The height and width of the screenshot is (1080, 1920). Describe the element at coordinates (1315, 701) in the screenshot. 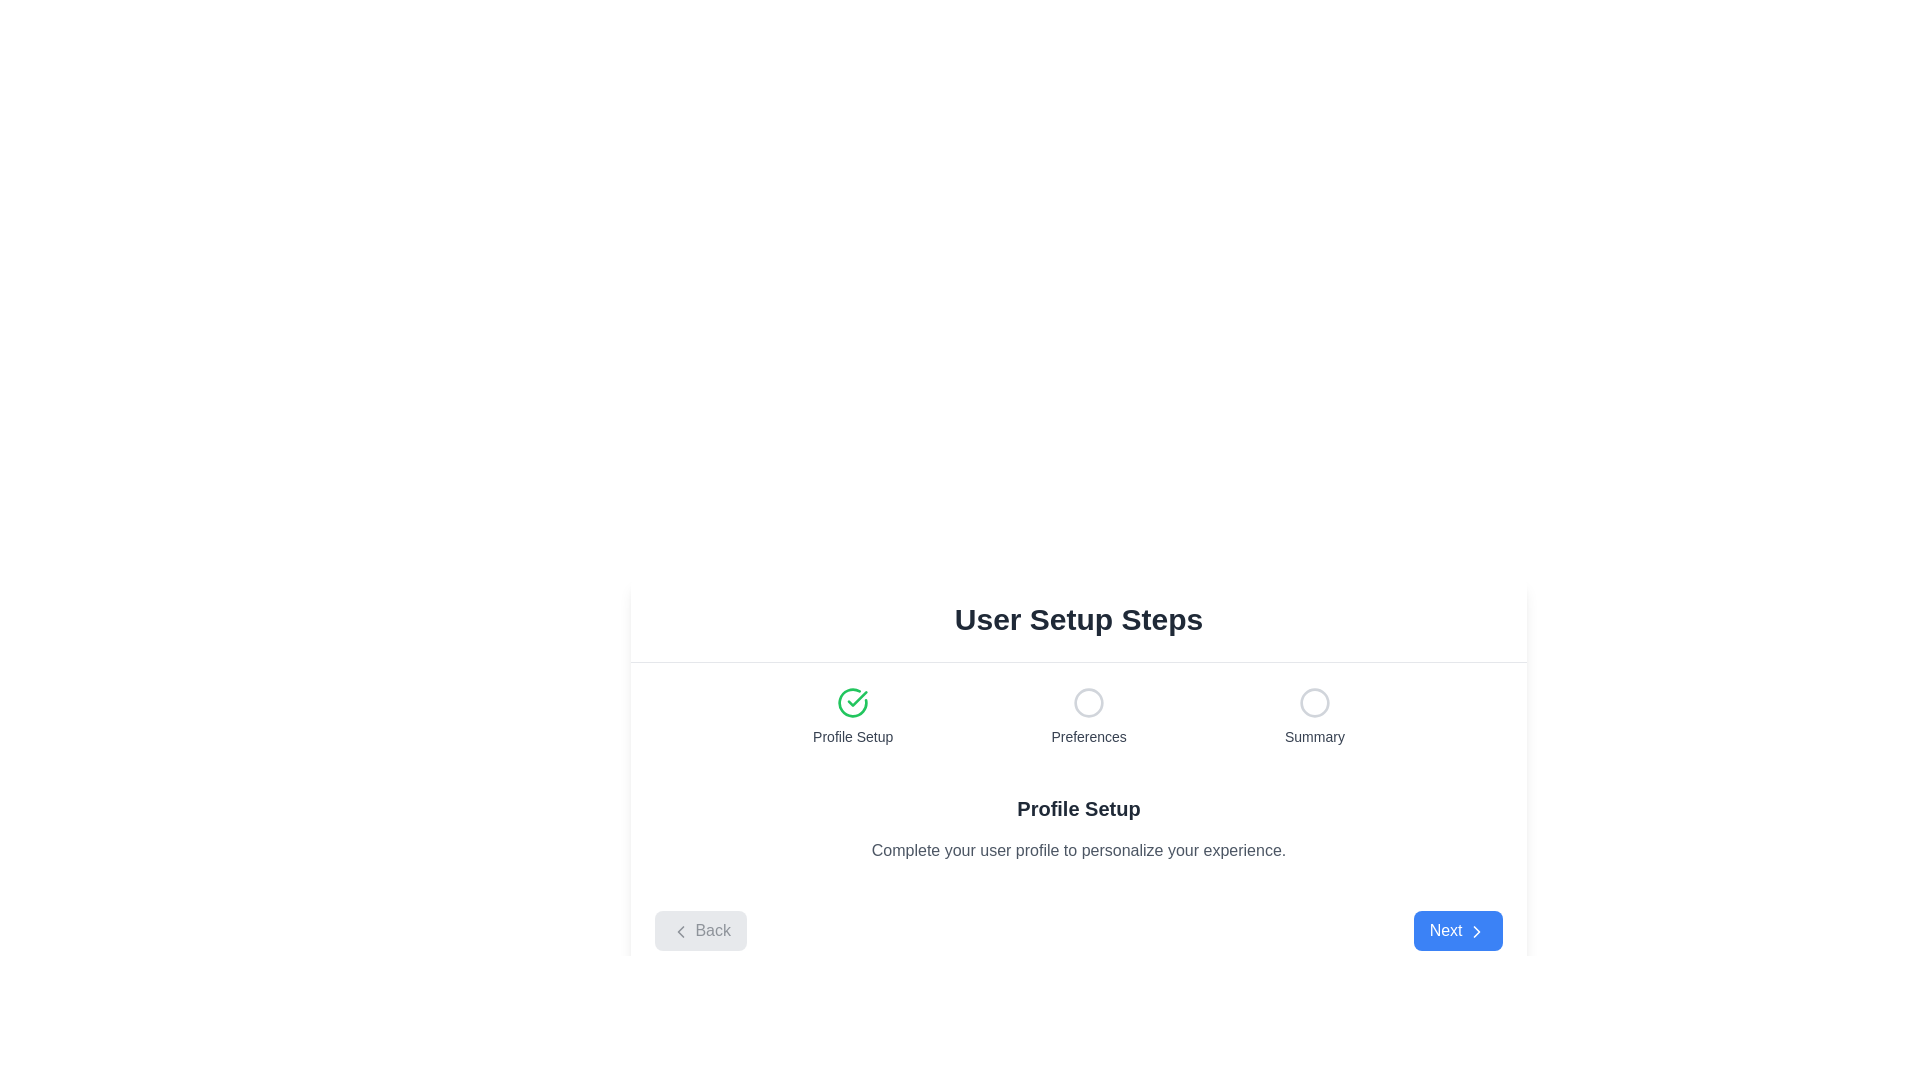

I see `the Visual indicator (step marker) for the 'Summary' step` at that location.